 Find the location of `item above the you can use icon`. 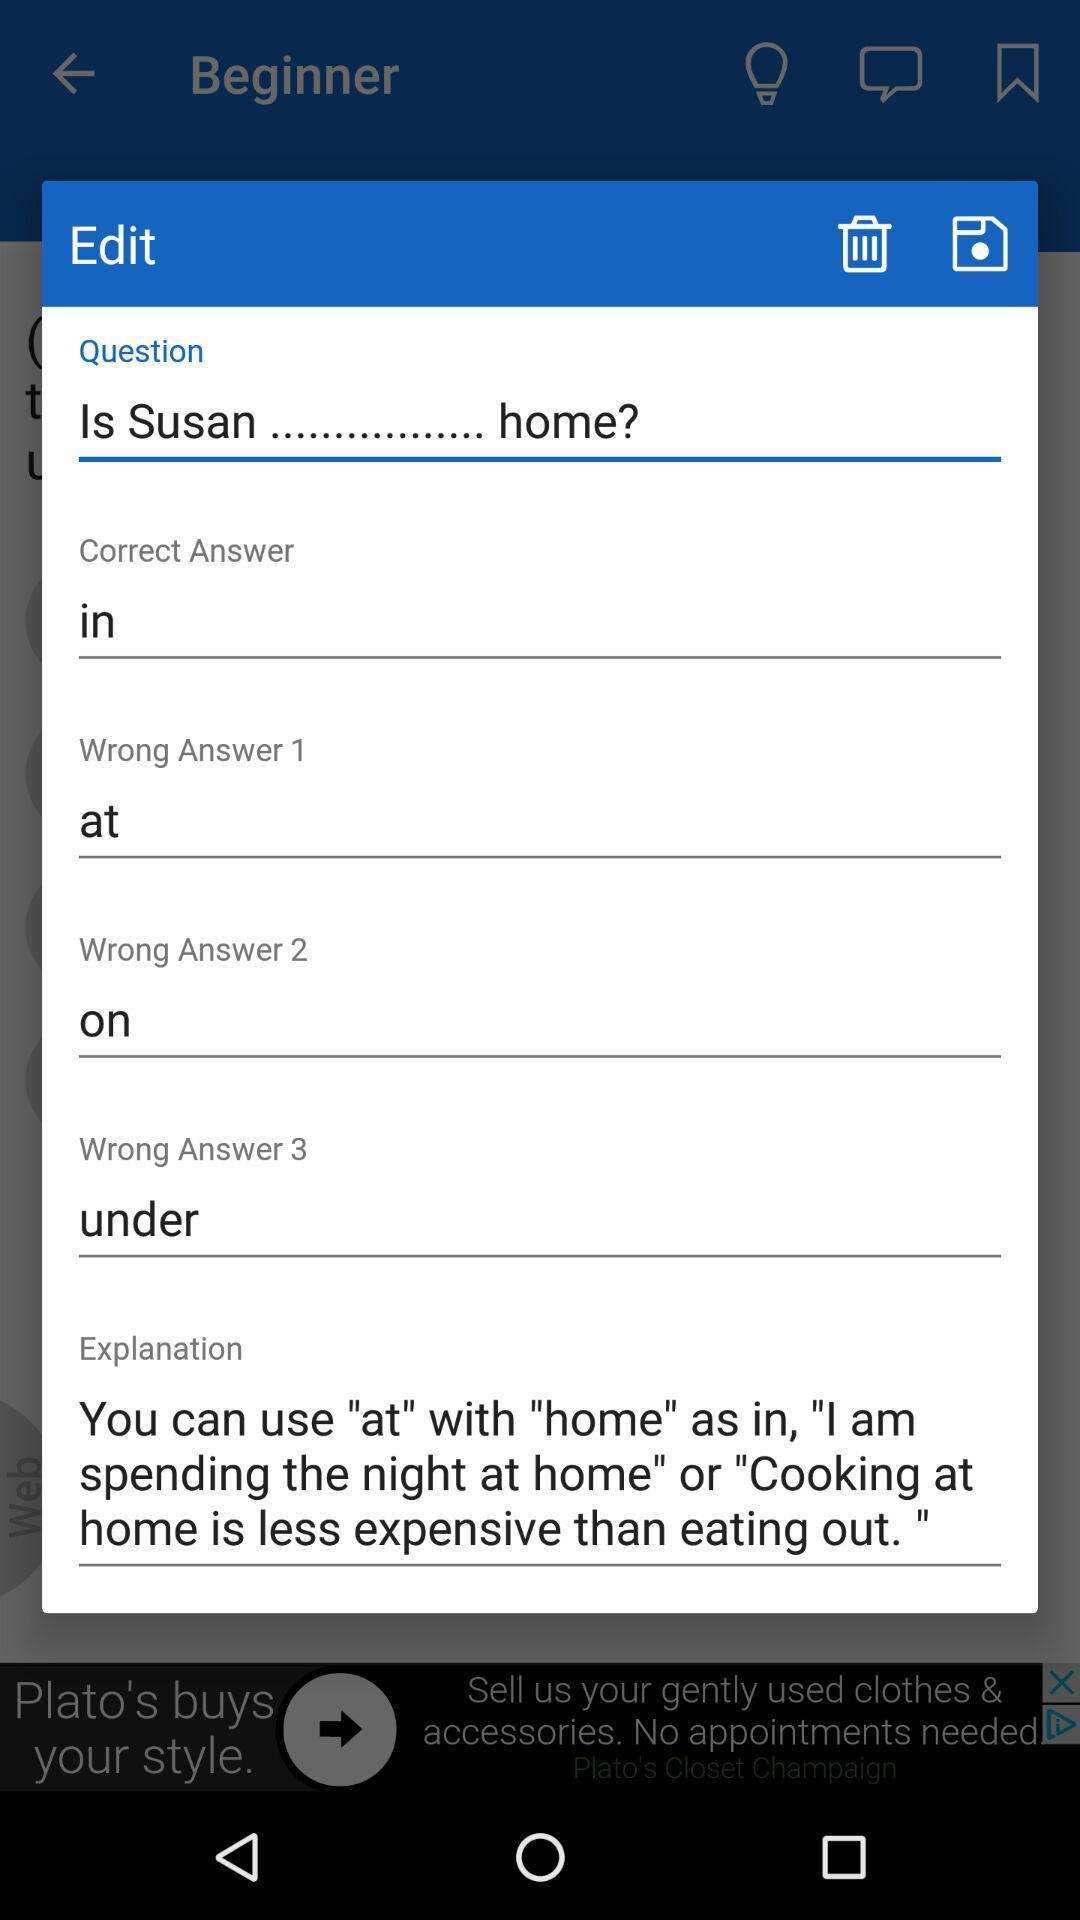

item above the you can use icon is located at coordinates (540, 1217).